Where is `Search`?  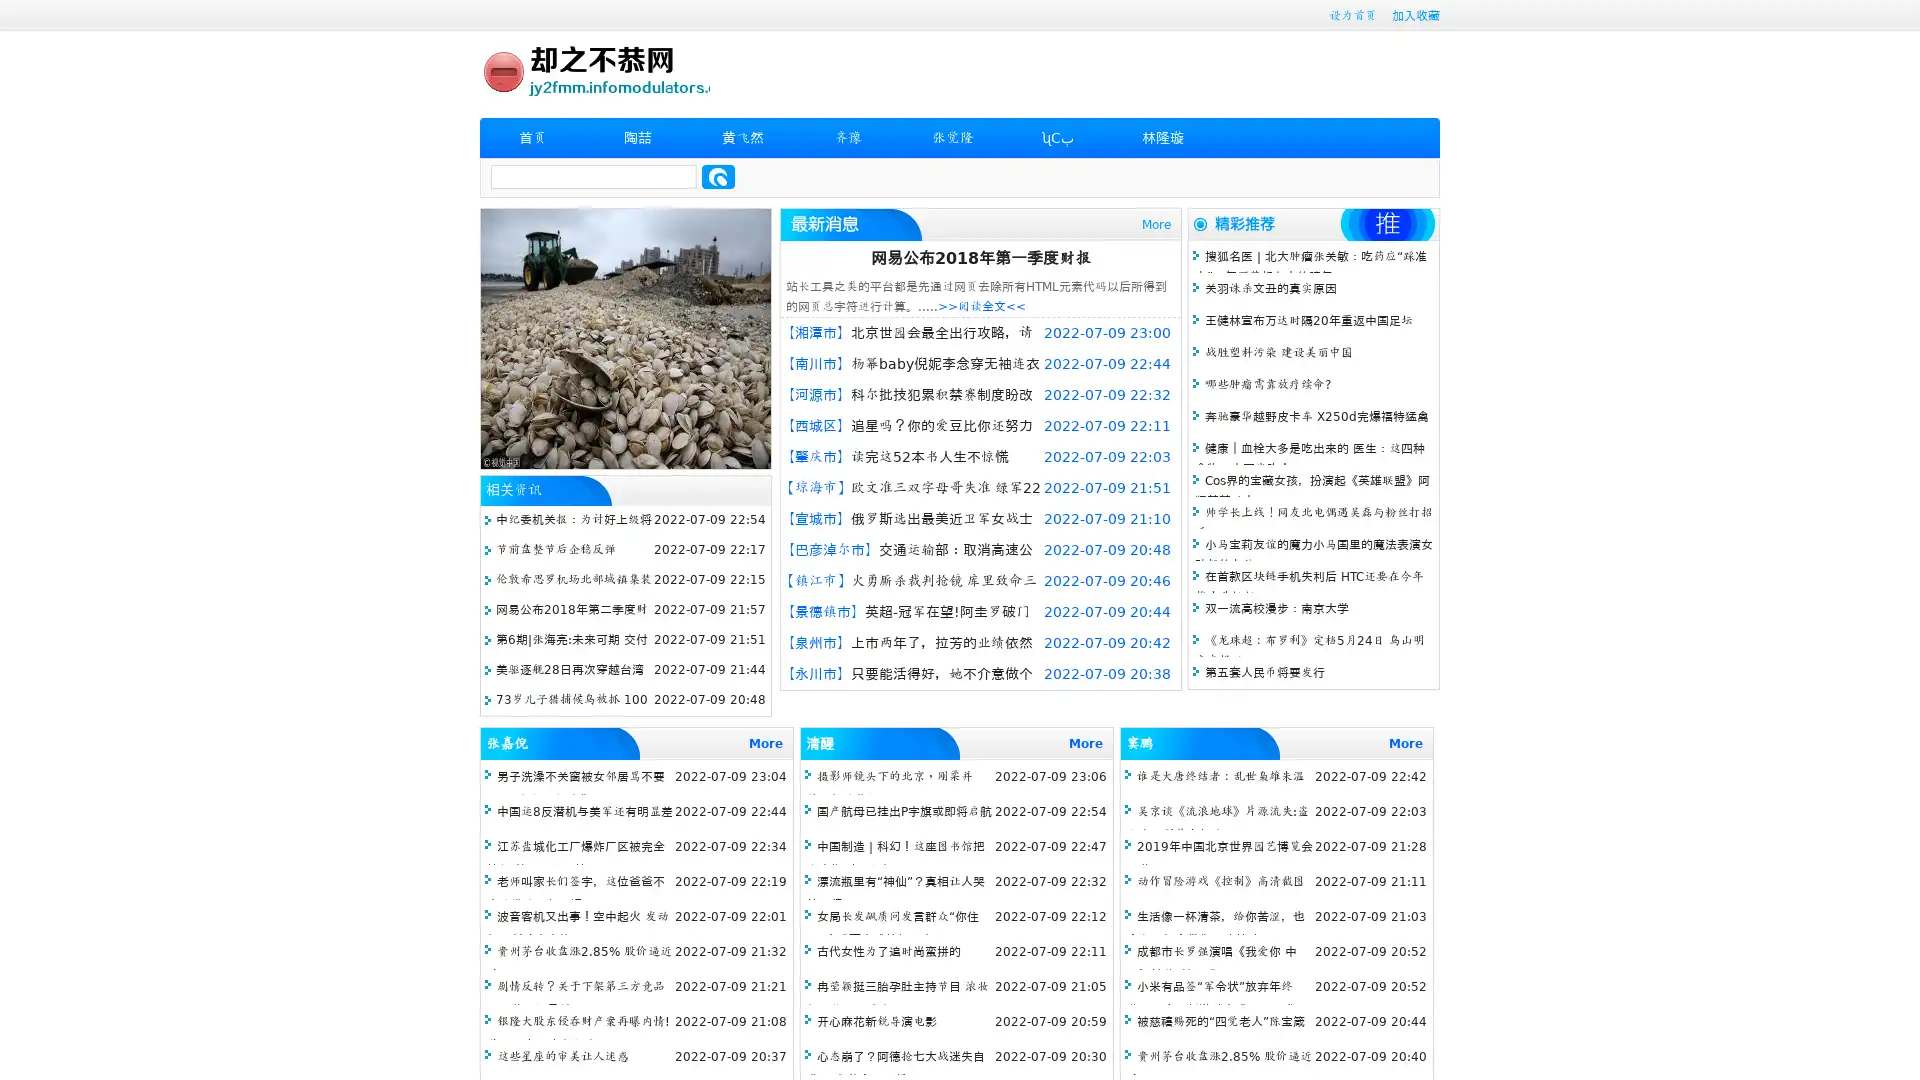
Search is located at coordinates (718, 176).